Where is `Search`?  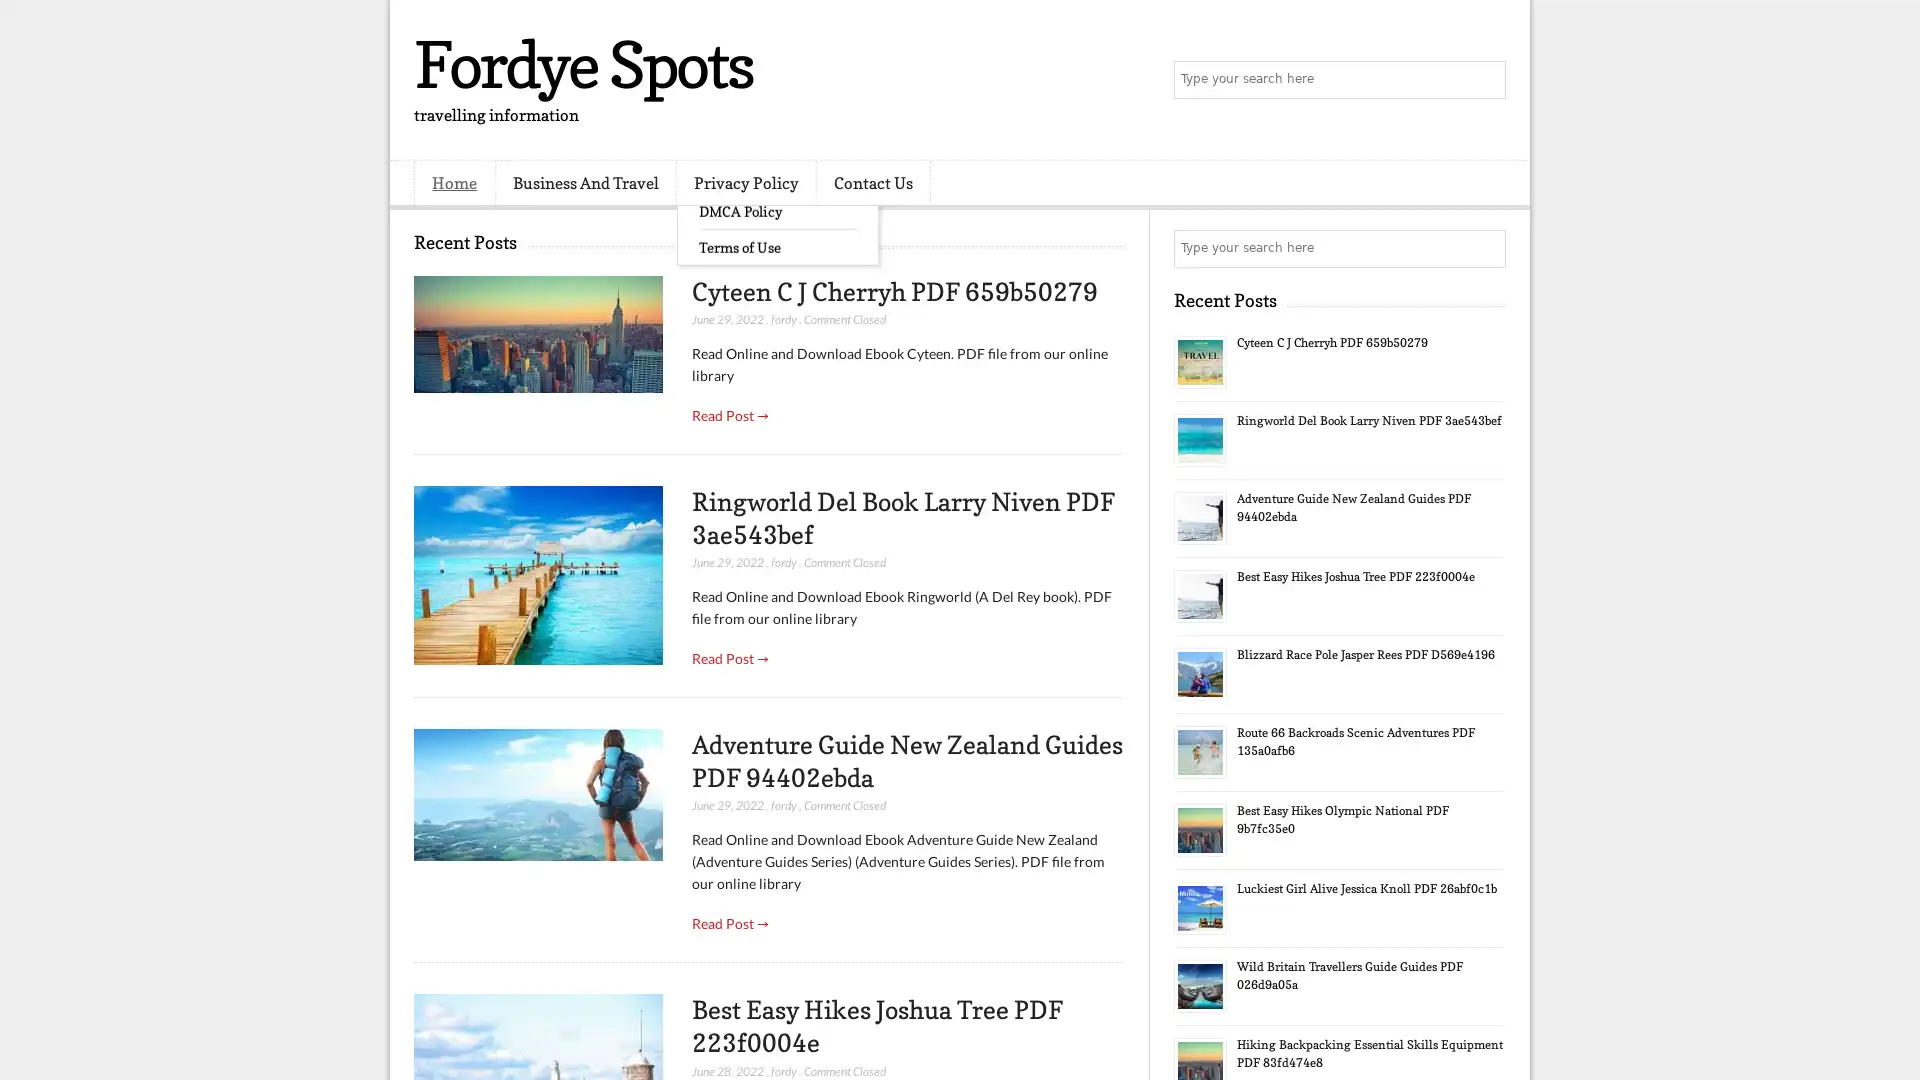 Search is located at coordinates (1485, 80).